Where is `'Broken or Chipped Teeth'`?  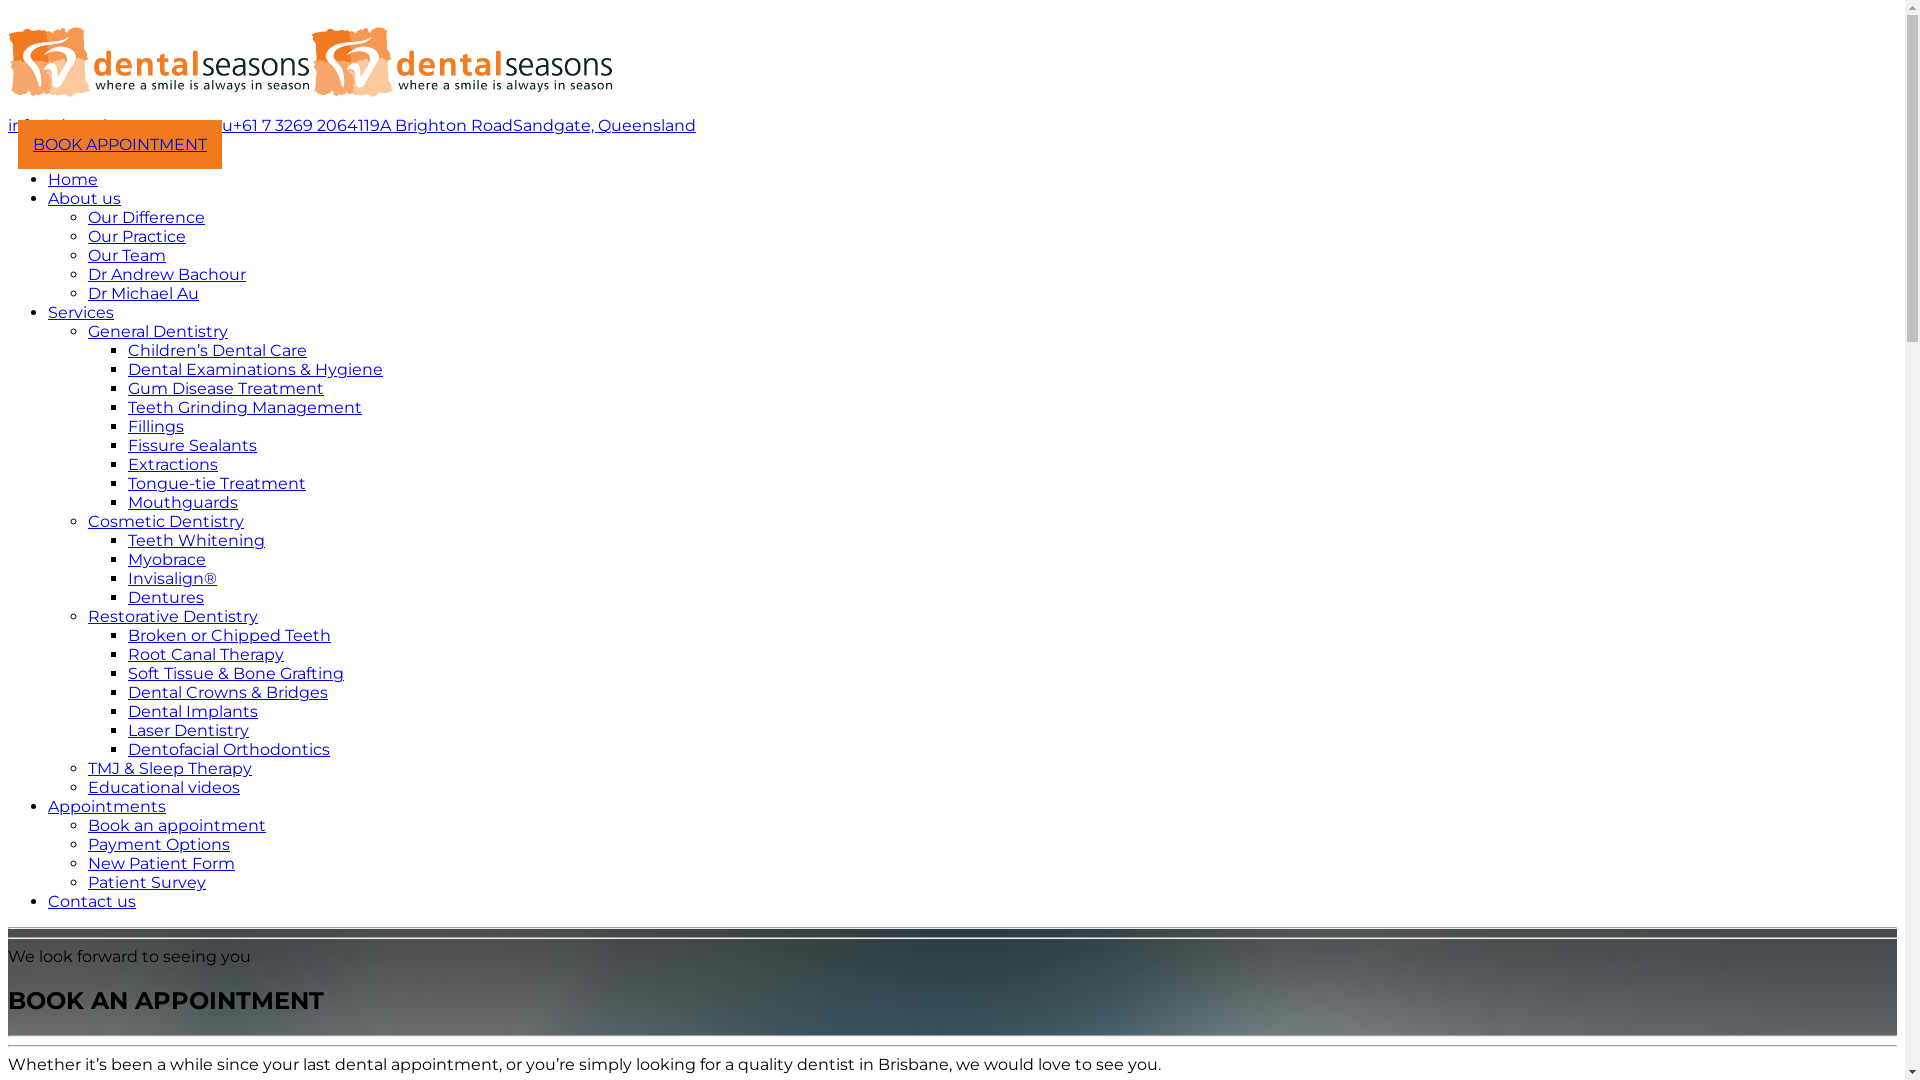
'Broken or Chipped Teeth' is located at coordinates (229, 635).